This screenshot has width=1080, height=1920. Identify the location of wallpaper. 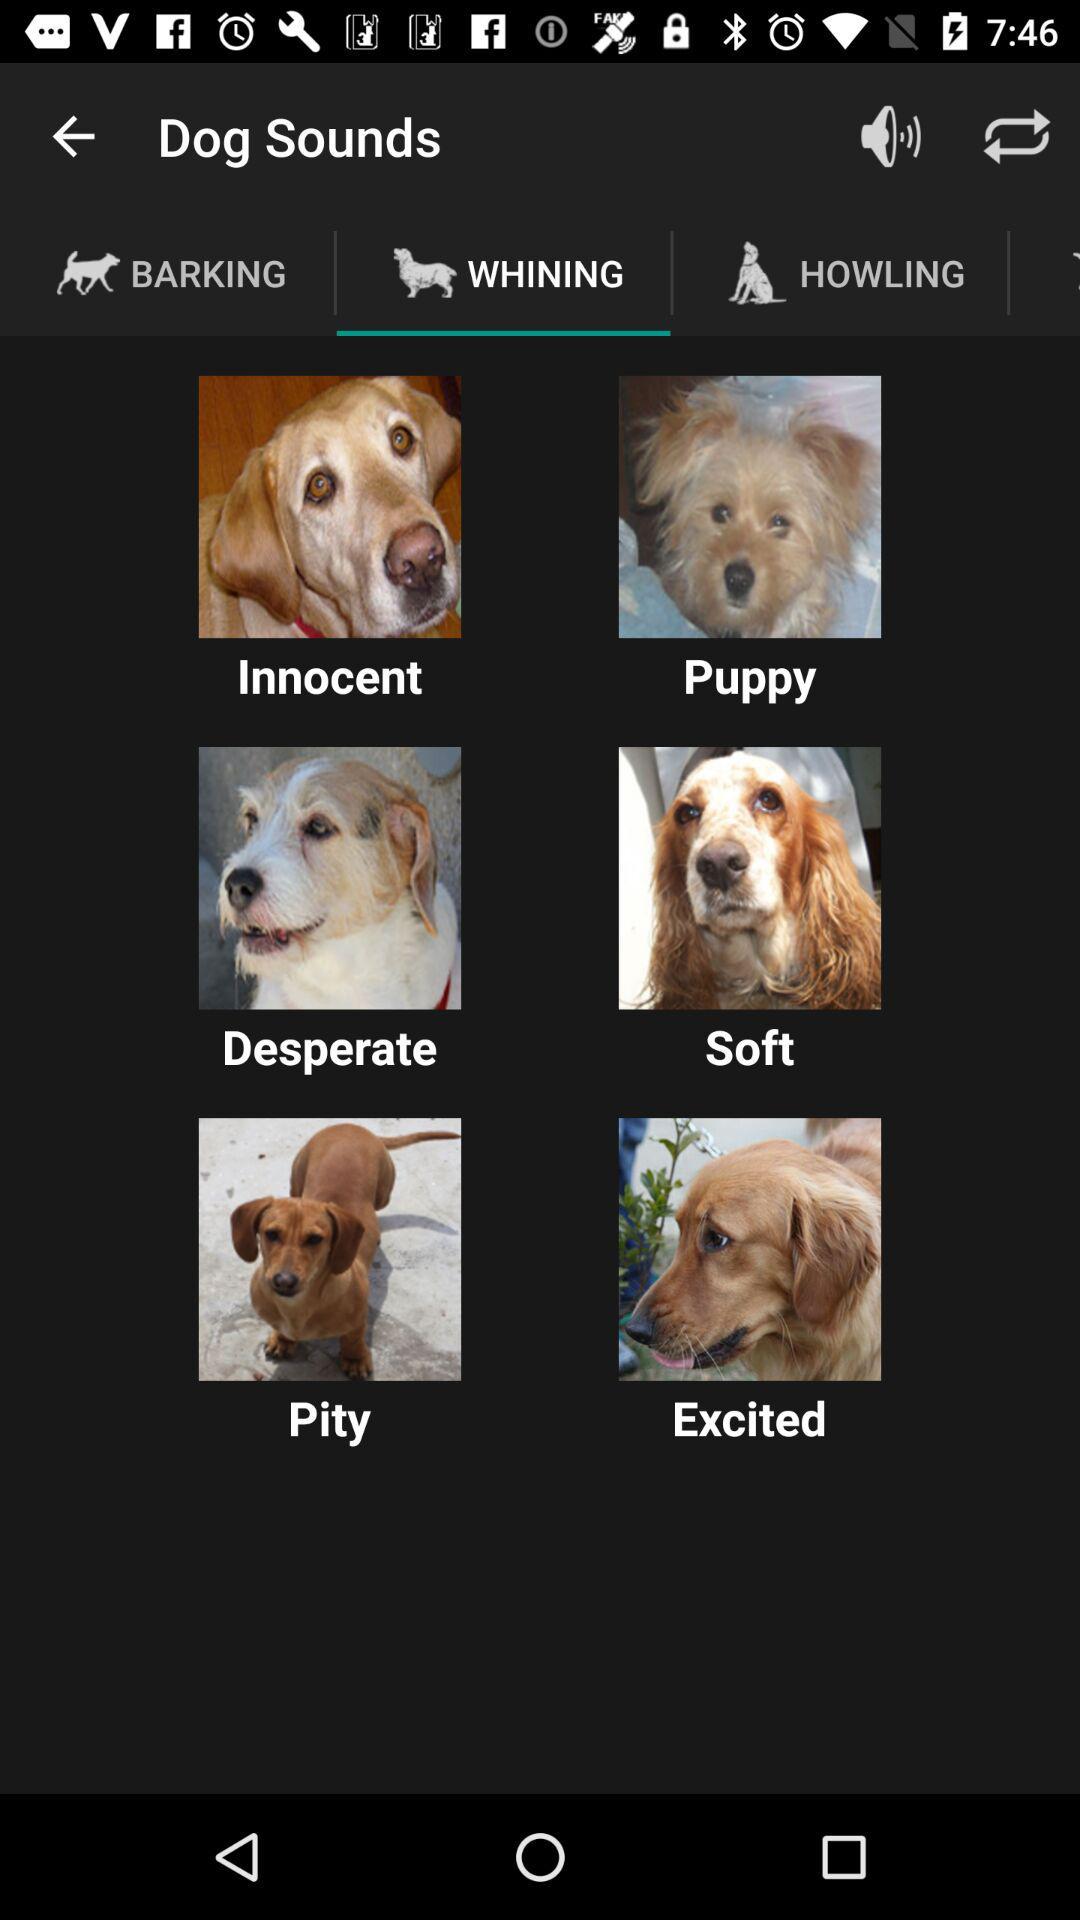
(749, 507).